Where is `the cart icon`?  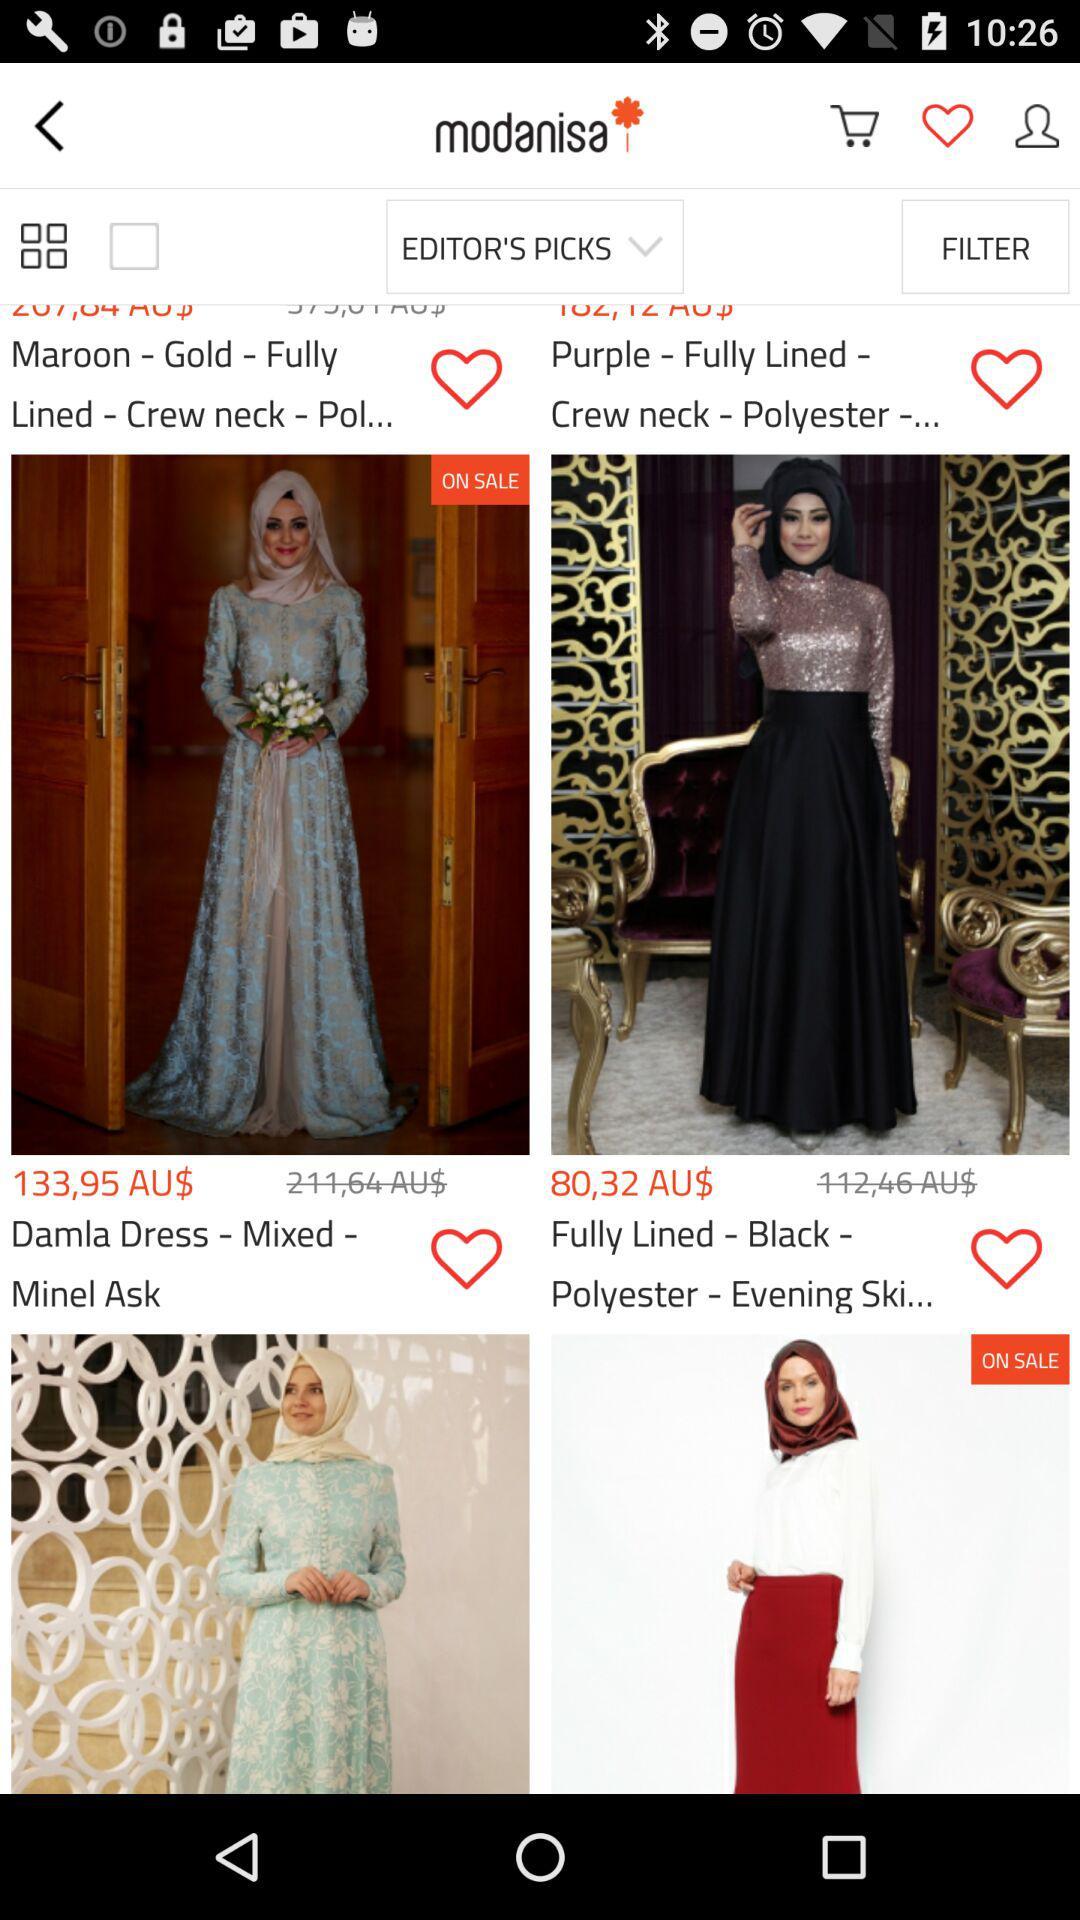 the cart icon is located at coordinates (854, 133).